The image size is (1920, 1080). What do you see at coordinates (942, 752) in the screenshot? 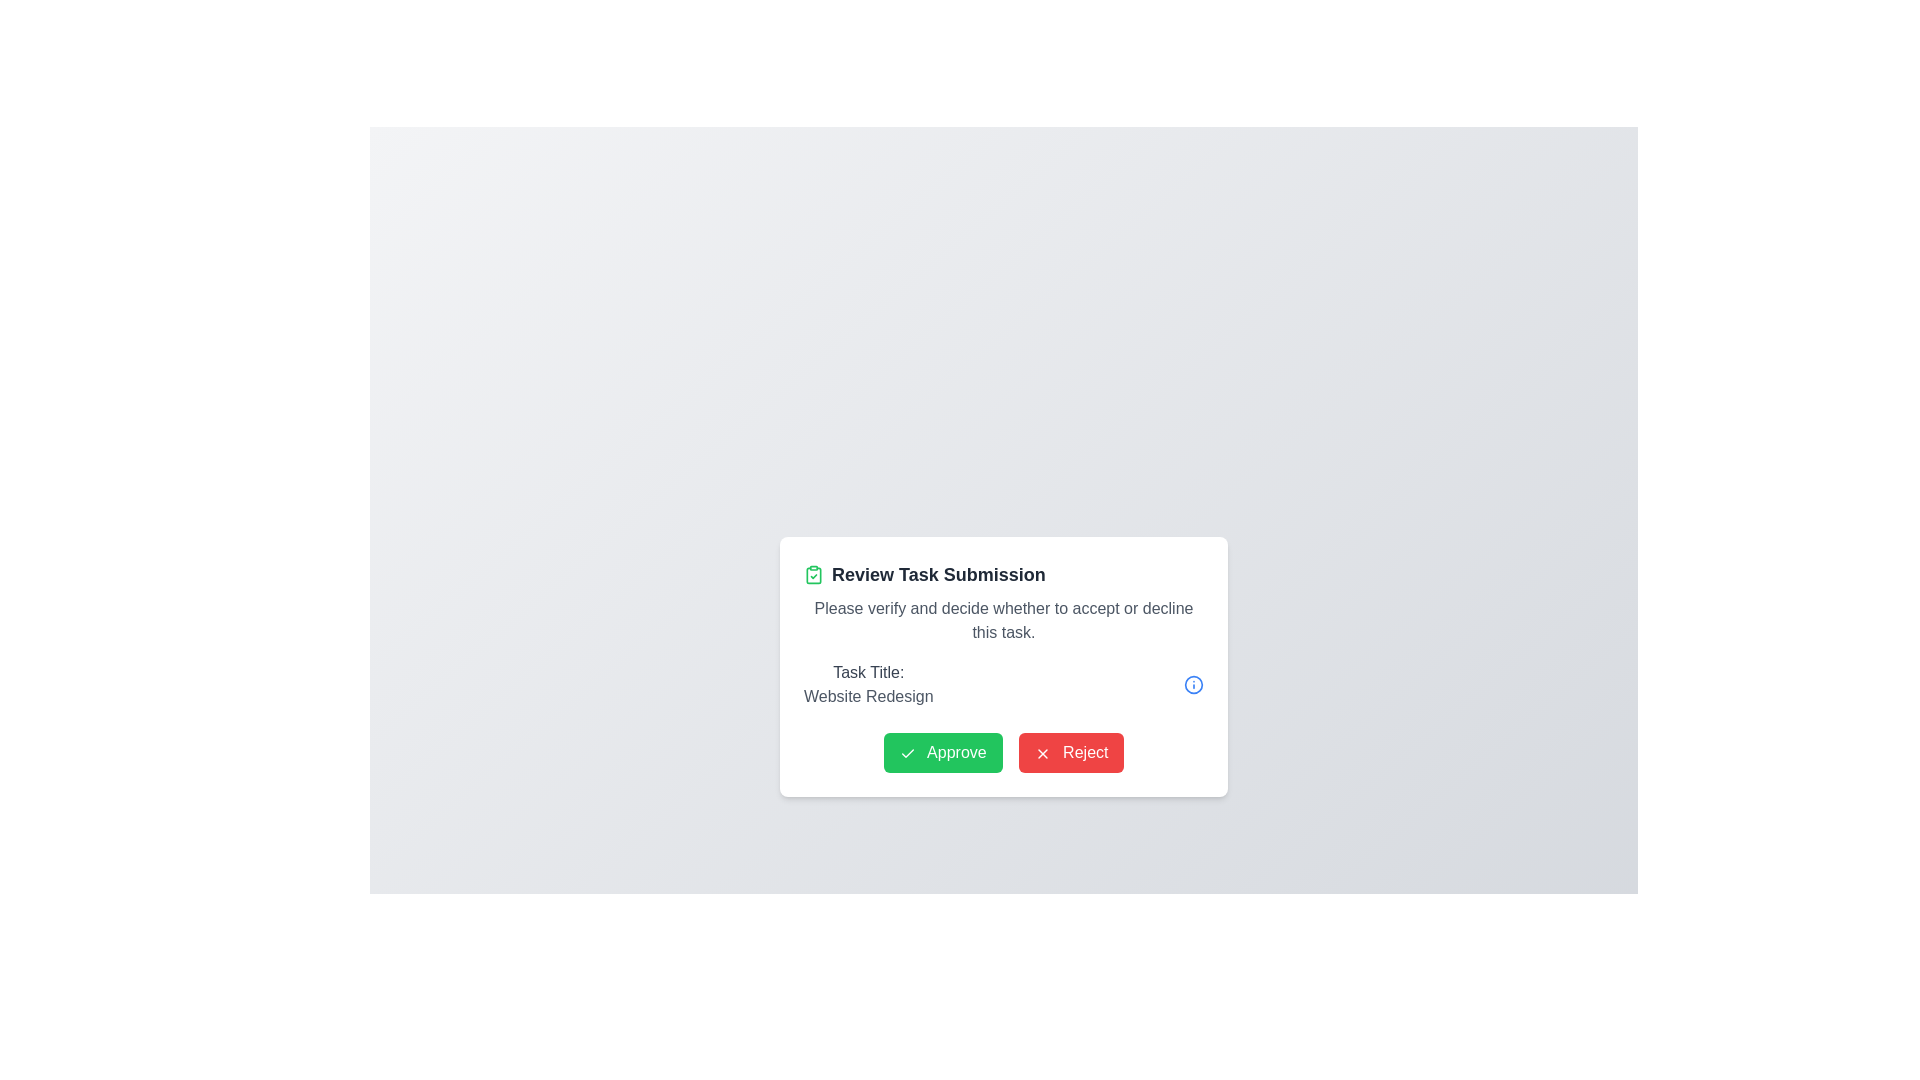
I see `the green 'Approve' button with rounded corners that features a checkmark icon and white text` at bounding box center [942, 752].